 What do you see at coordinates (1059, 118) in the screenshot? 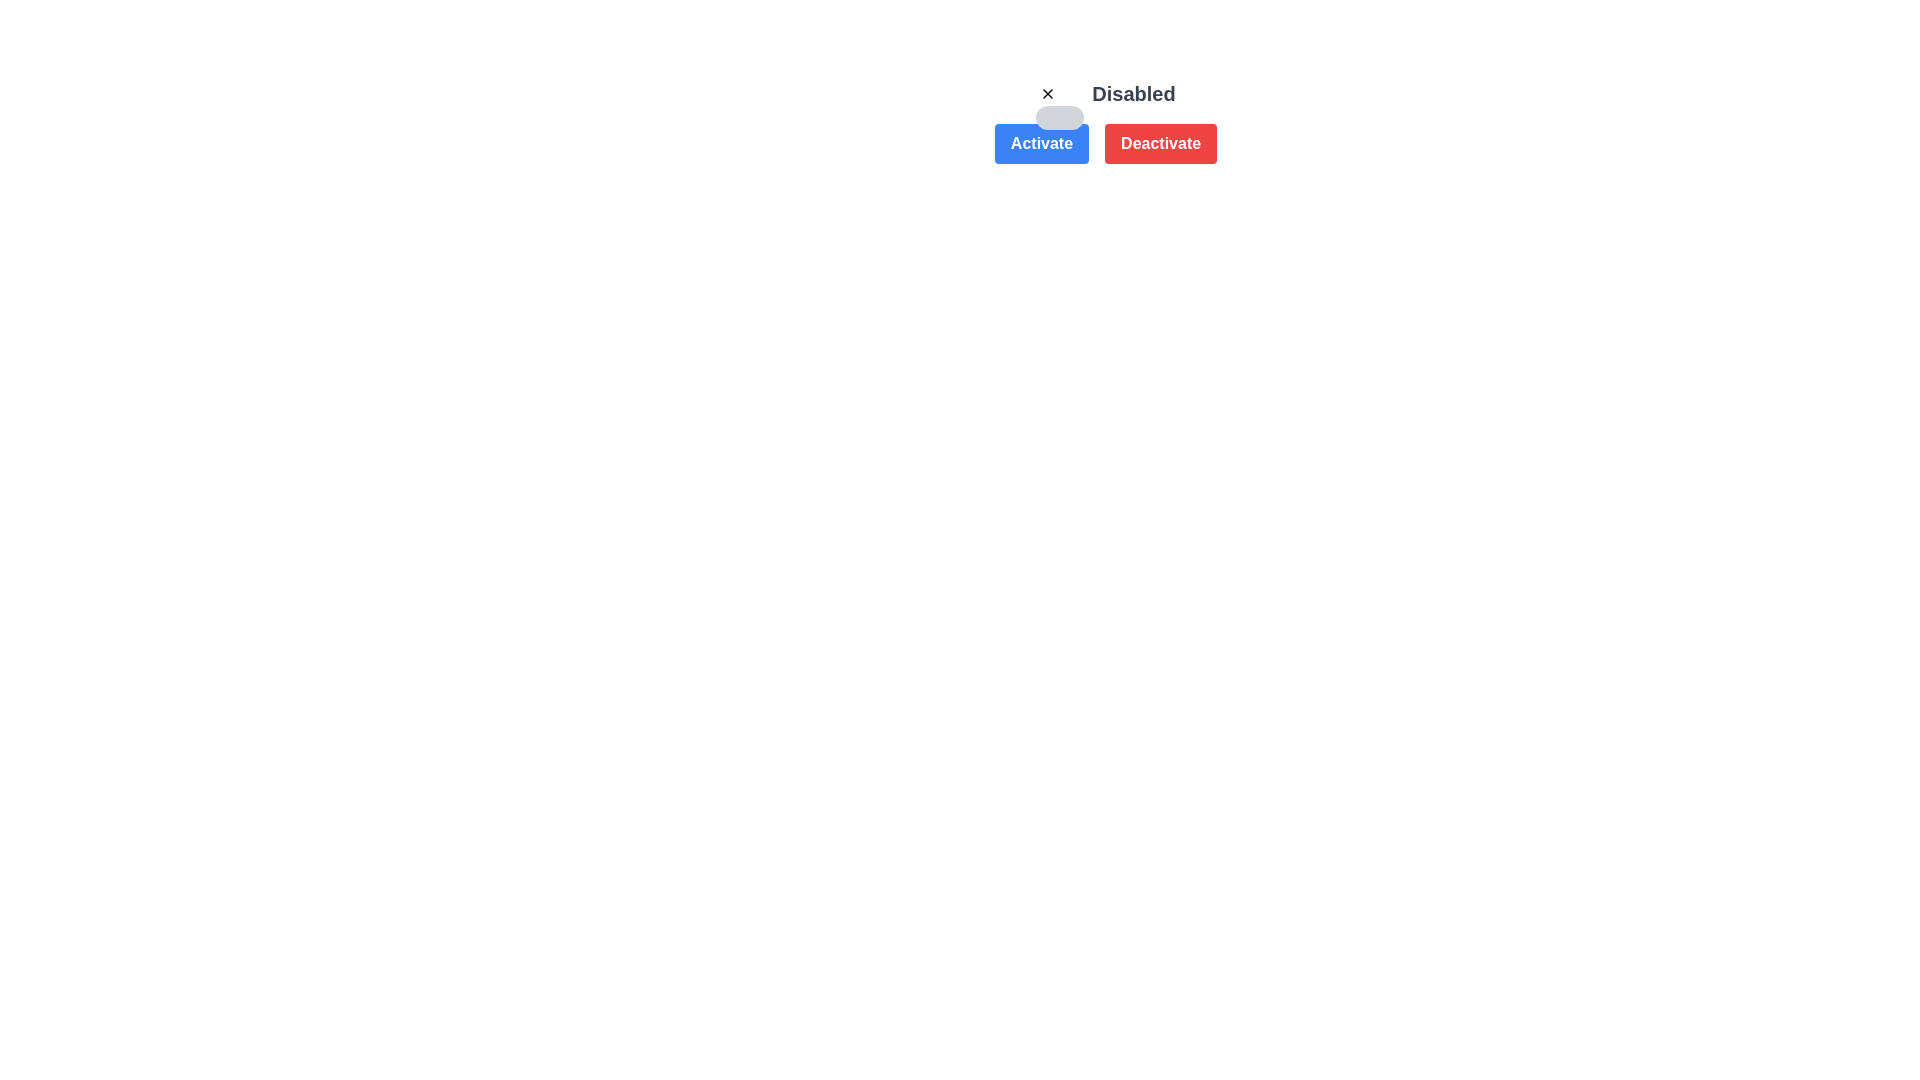
I see `the Toggle background element, which is a horizontally elongated oval with a light gray color, located above the 'Activate' and 'Deactivate' buttons` at bounding box center [1059, 118].